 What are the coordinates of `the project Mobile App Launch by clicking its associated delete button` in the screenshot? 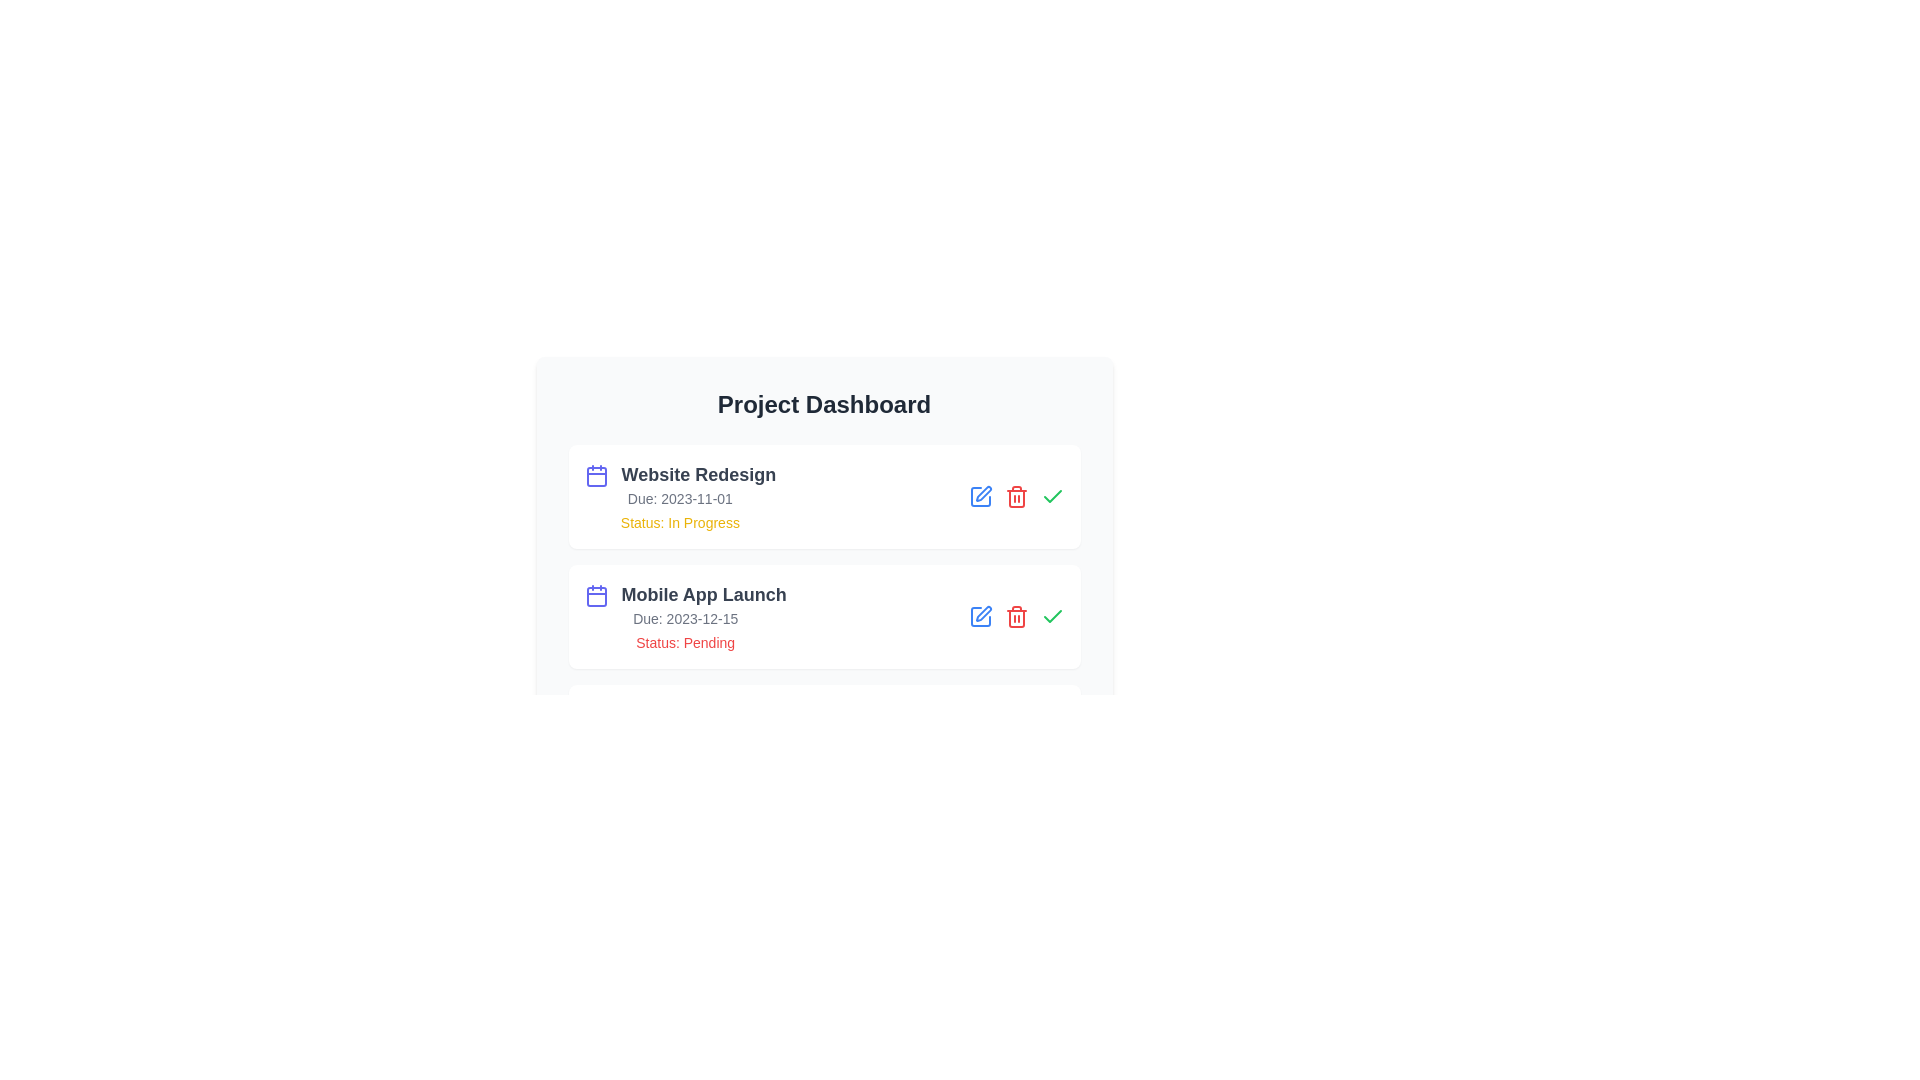 It's located at (1016, 616).